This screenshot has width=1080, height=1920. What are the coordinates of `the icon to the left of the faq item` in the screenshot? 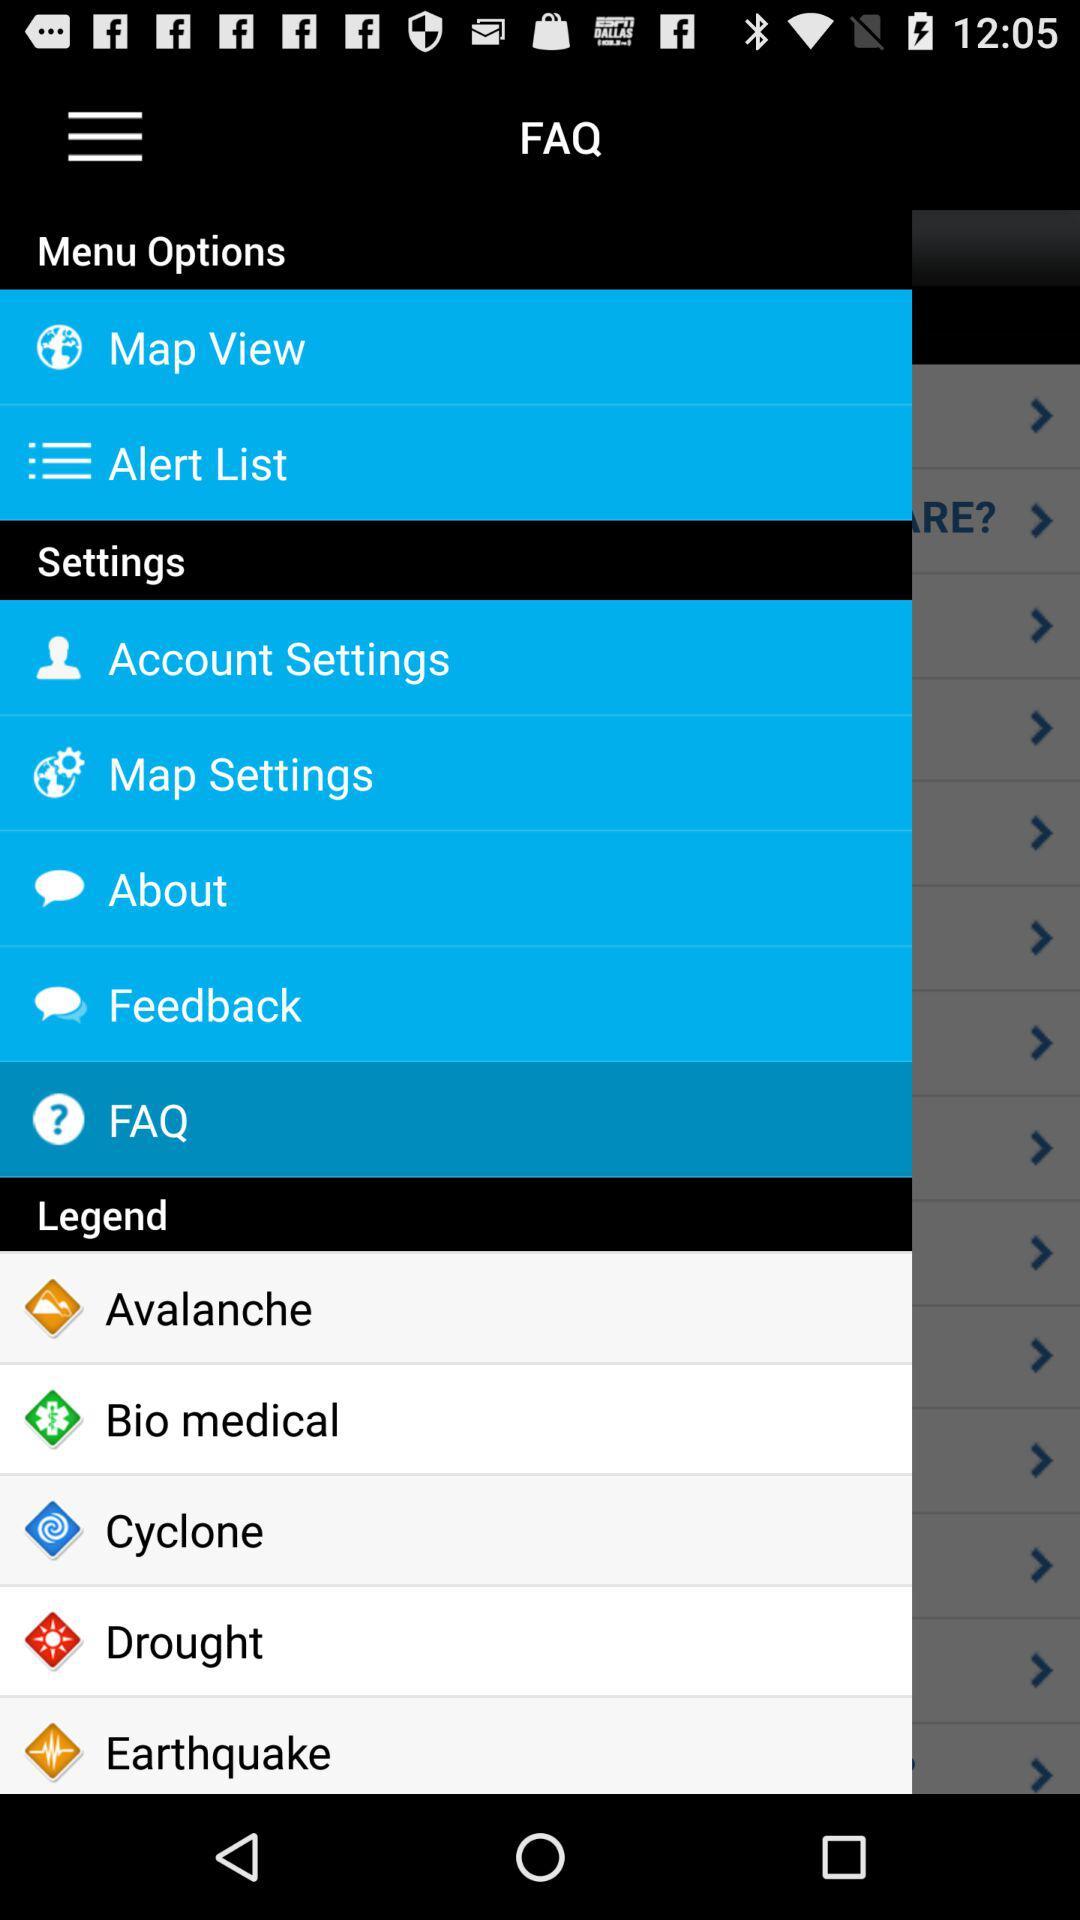 It's located at (105, 135).